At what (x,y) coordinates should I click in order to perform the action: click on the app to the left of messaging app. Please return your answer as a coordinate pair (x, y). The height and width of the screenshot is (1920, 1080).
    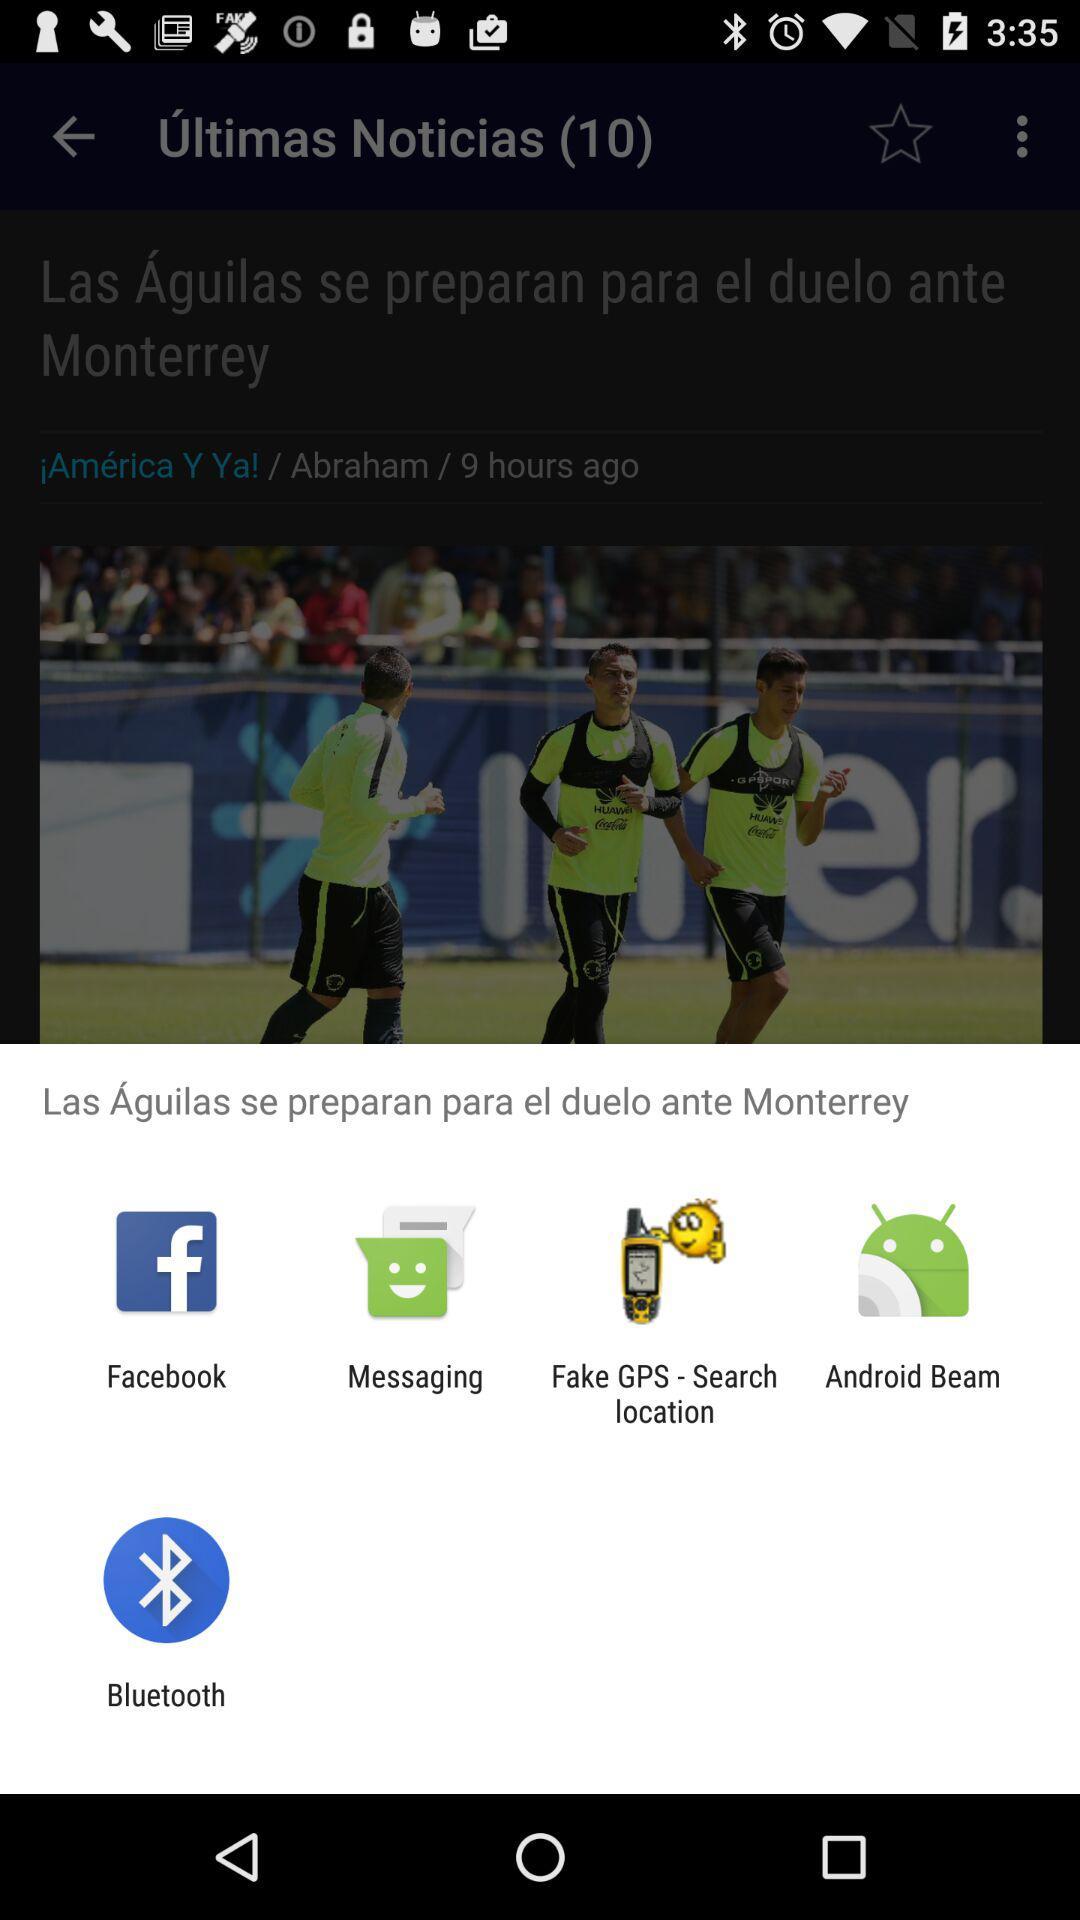
    Looking at the image, I should click on (165, 1392).